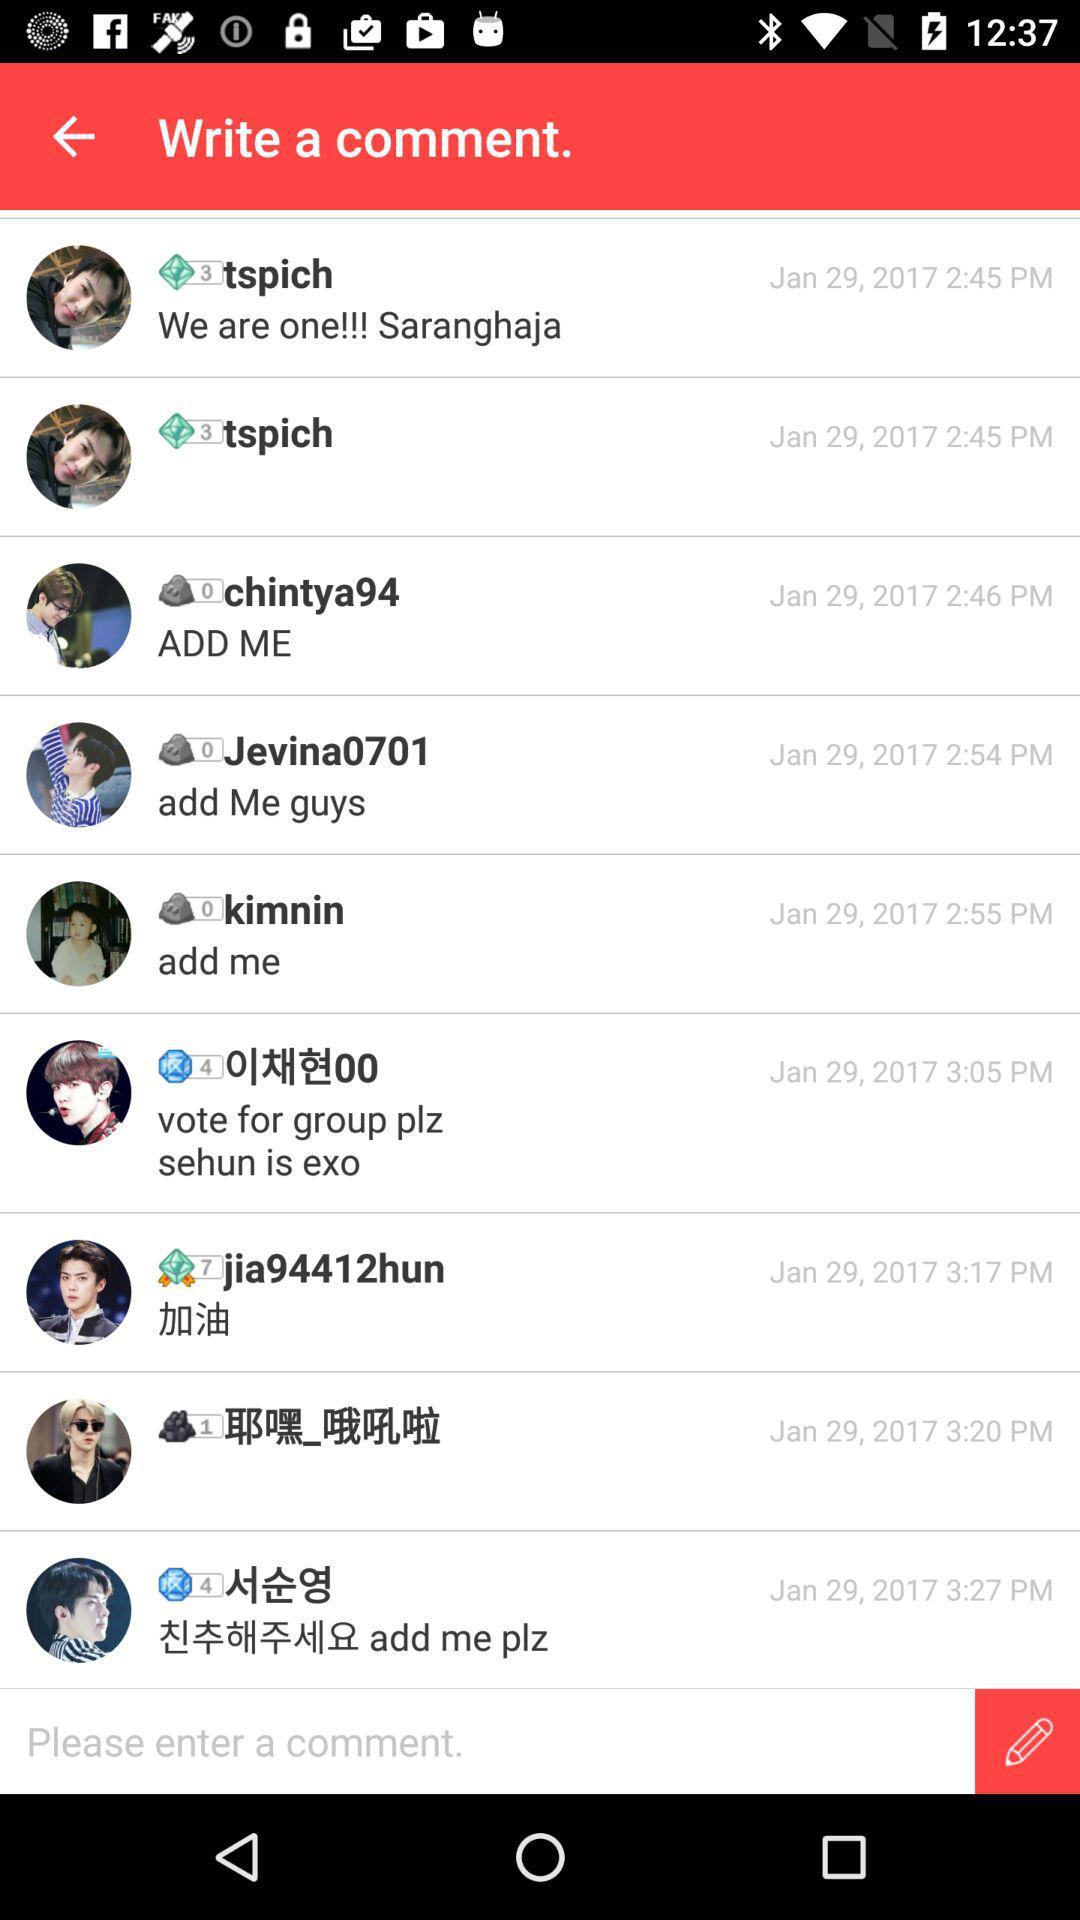  I want to click on profile, so click(77, 455).